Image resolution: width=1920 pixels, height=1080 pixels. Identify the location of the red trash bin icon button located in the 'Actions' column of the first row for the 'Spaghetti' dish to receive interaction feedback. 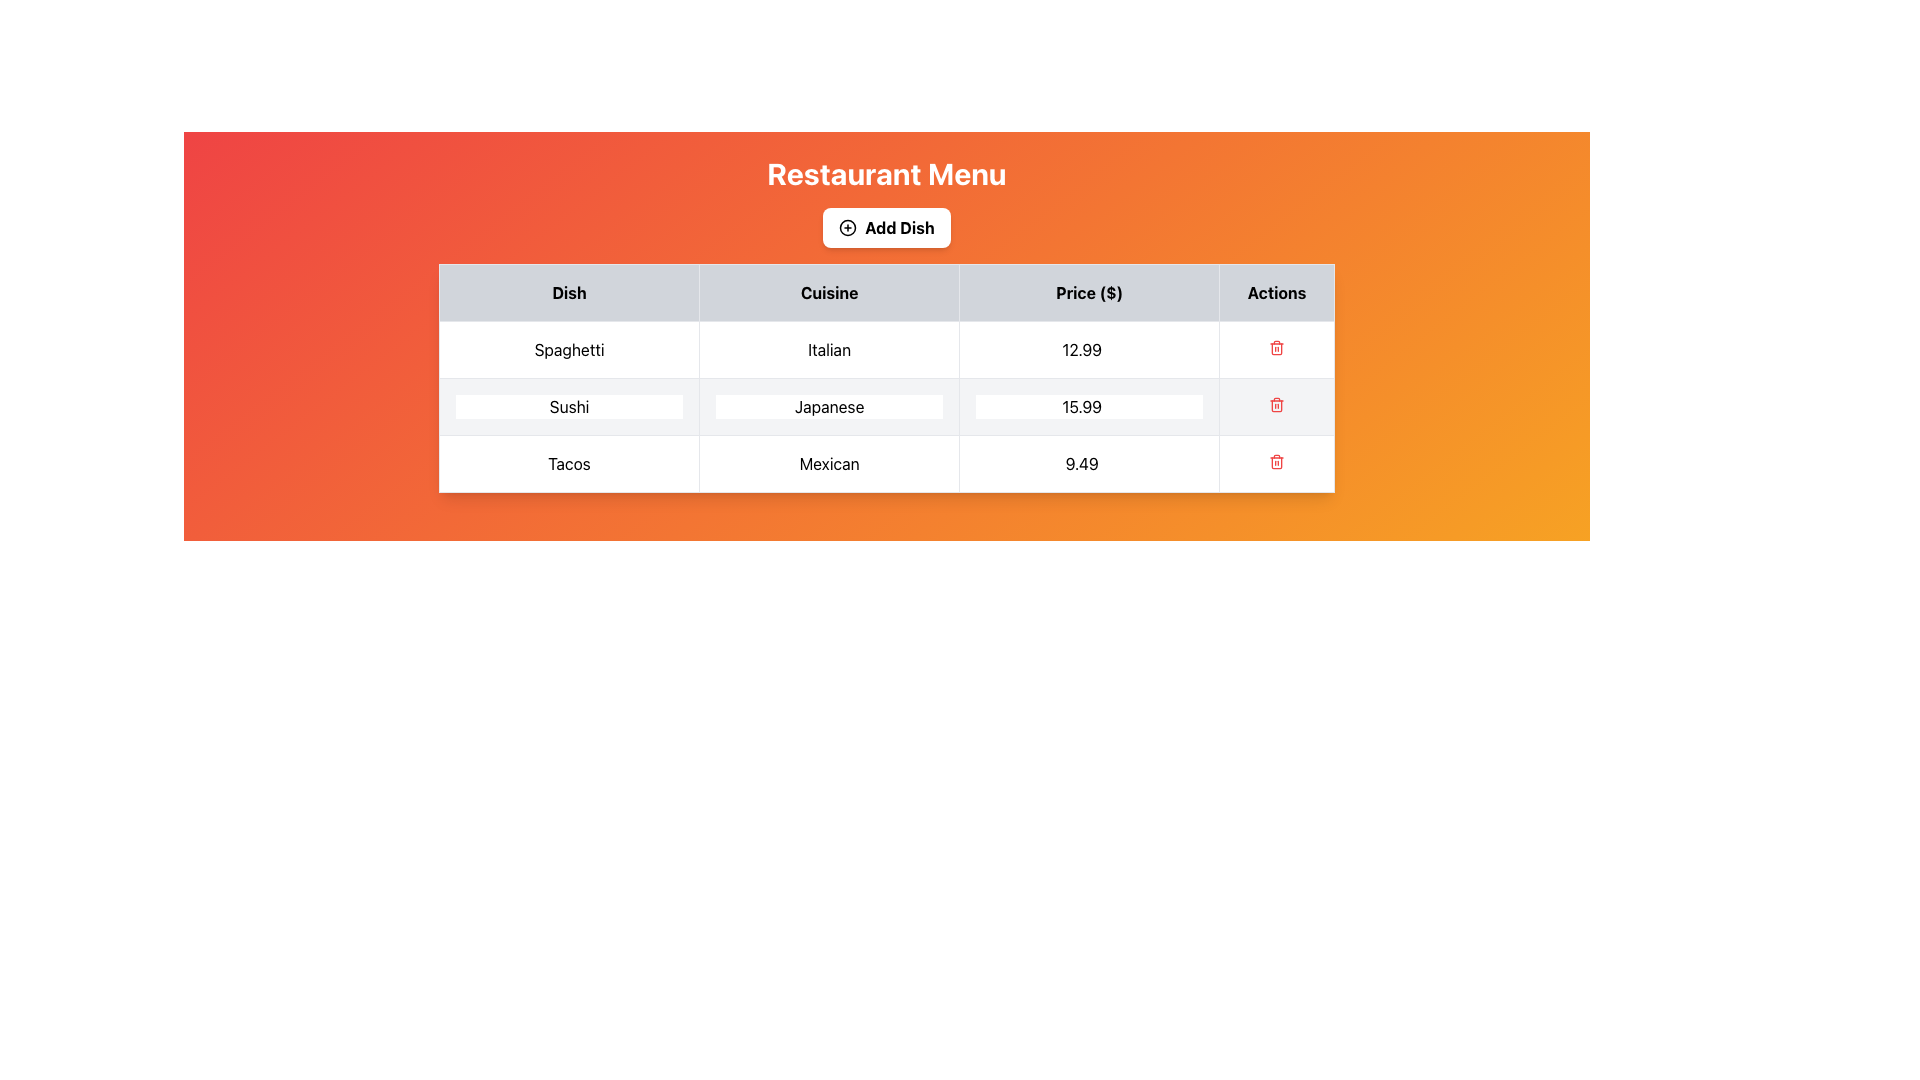
(1276, 349).